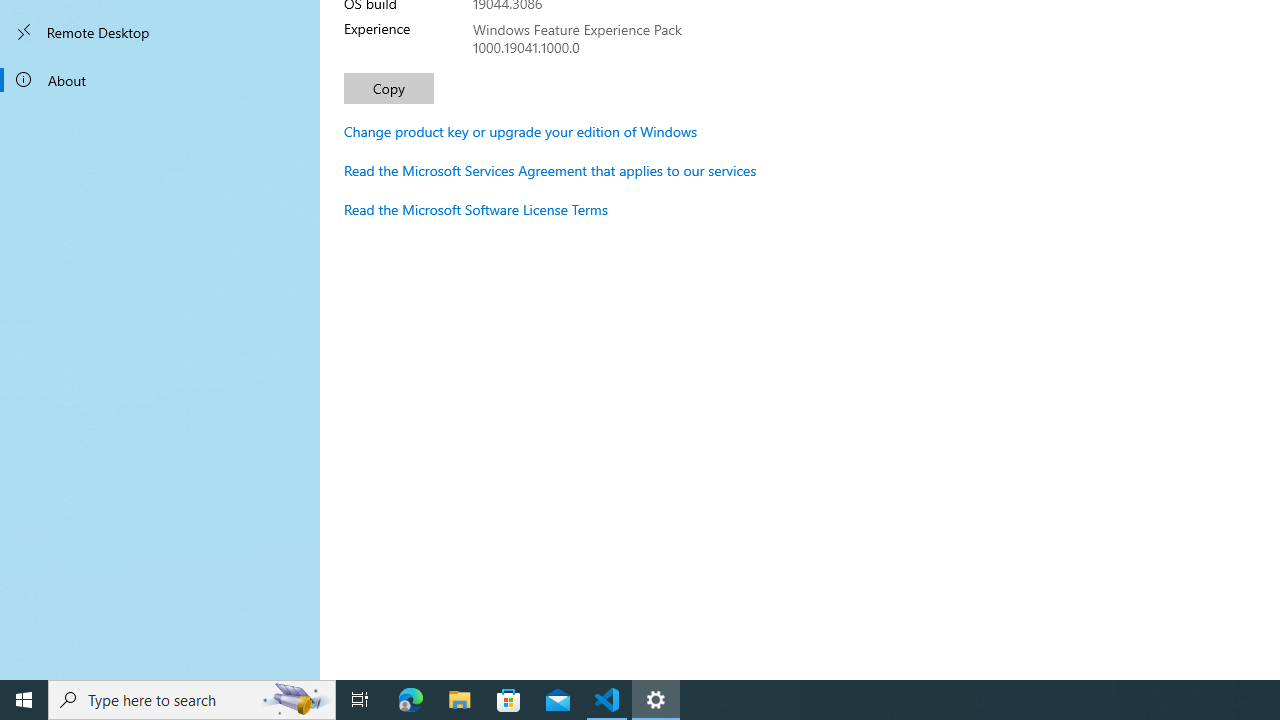 The width and height of the screenshot is (1280, 720). What do you see at coordinates (160, 78) in the screenshot?
I see `'About'` at bounding box center [160, 78].